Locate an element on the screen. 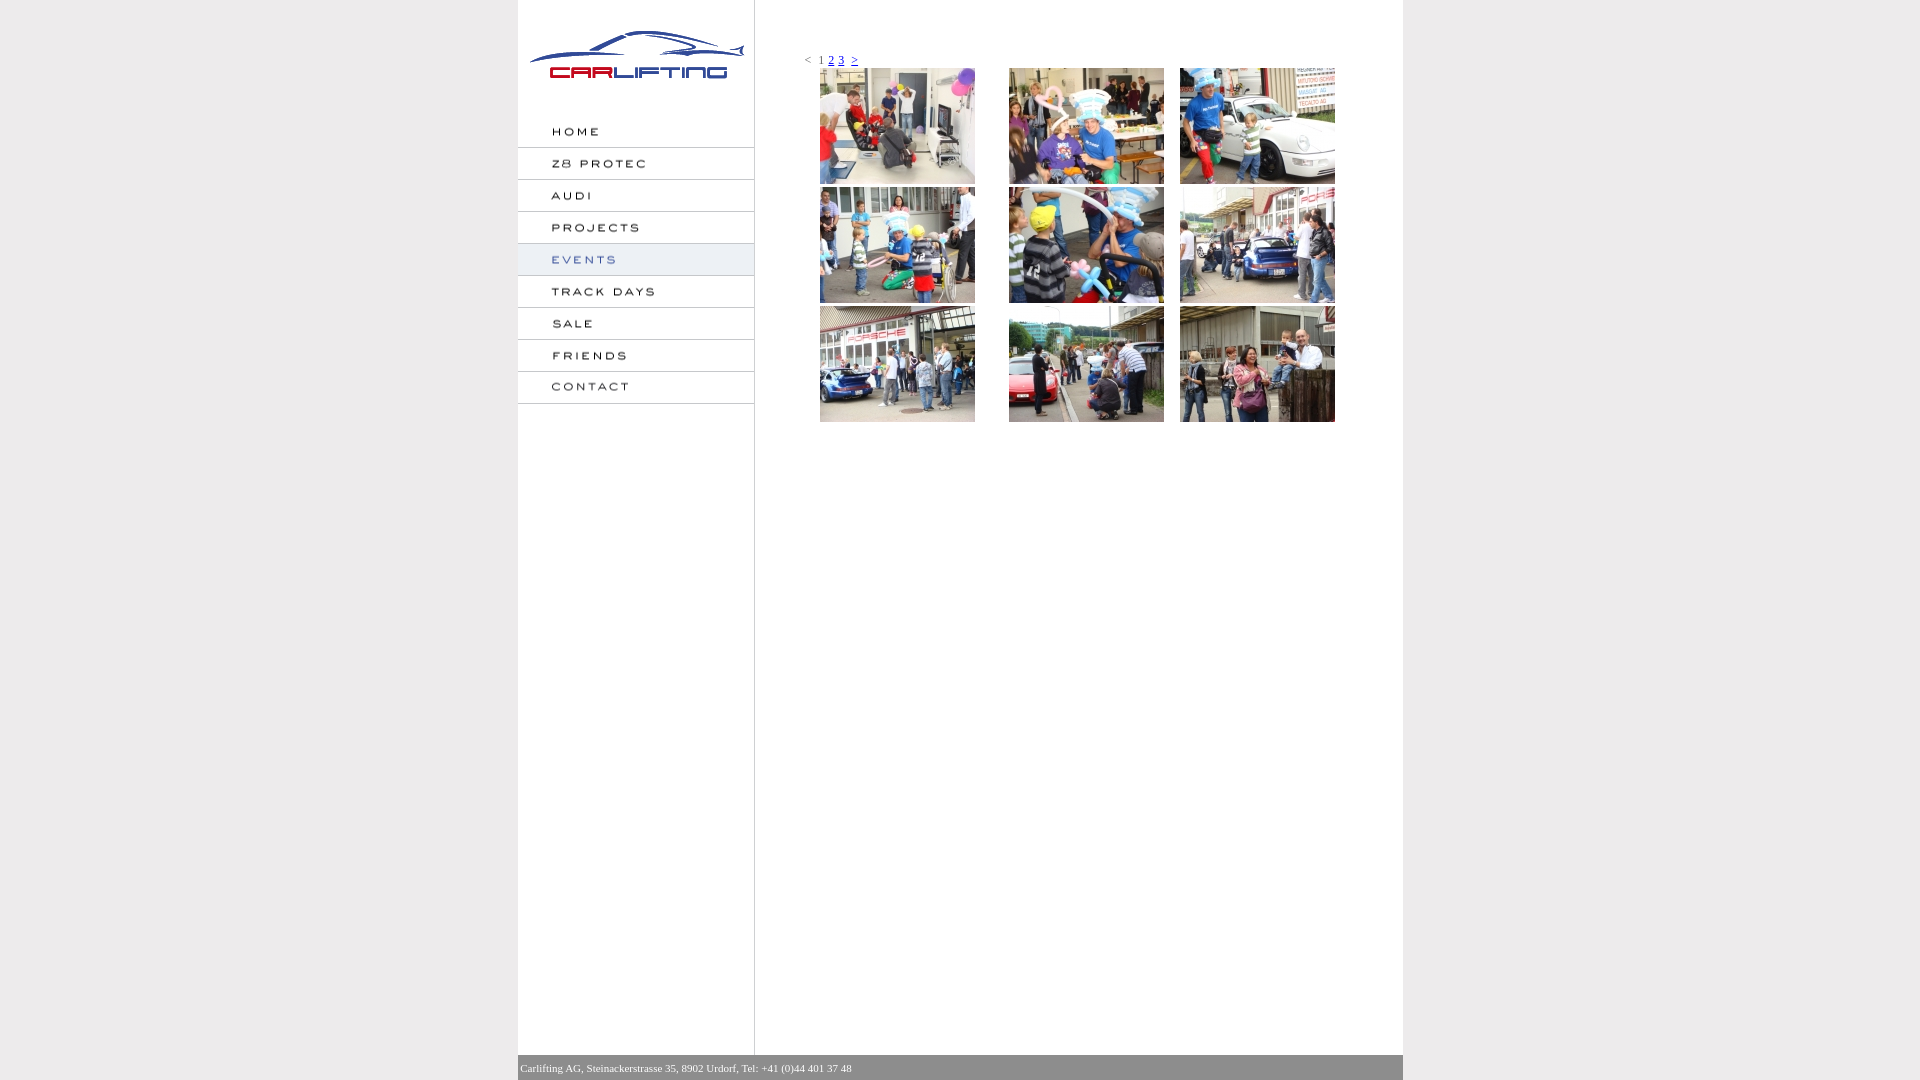  '>' is located at coordinates (850, 59).